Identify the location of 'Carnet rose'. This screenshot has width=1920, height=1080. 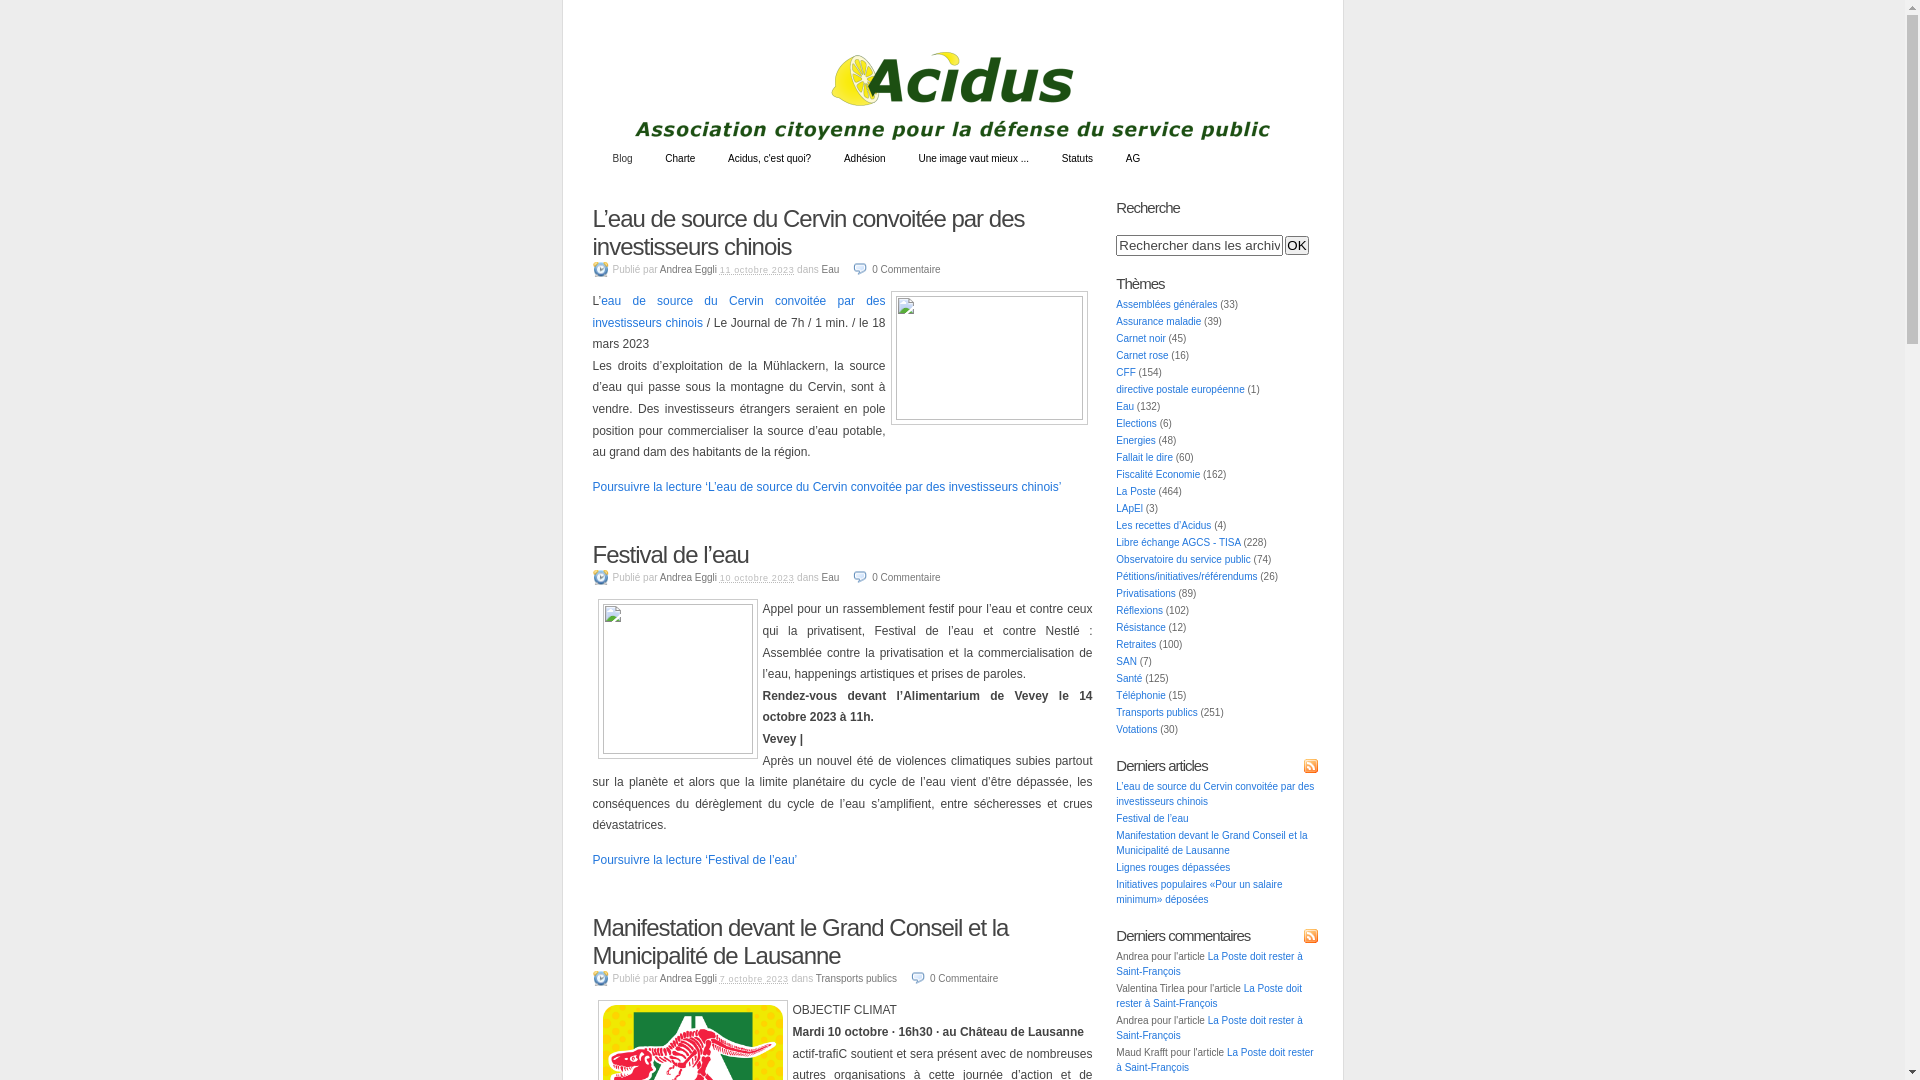
(1142, 354).